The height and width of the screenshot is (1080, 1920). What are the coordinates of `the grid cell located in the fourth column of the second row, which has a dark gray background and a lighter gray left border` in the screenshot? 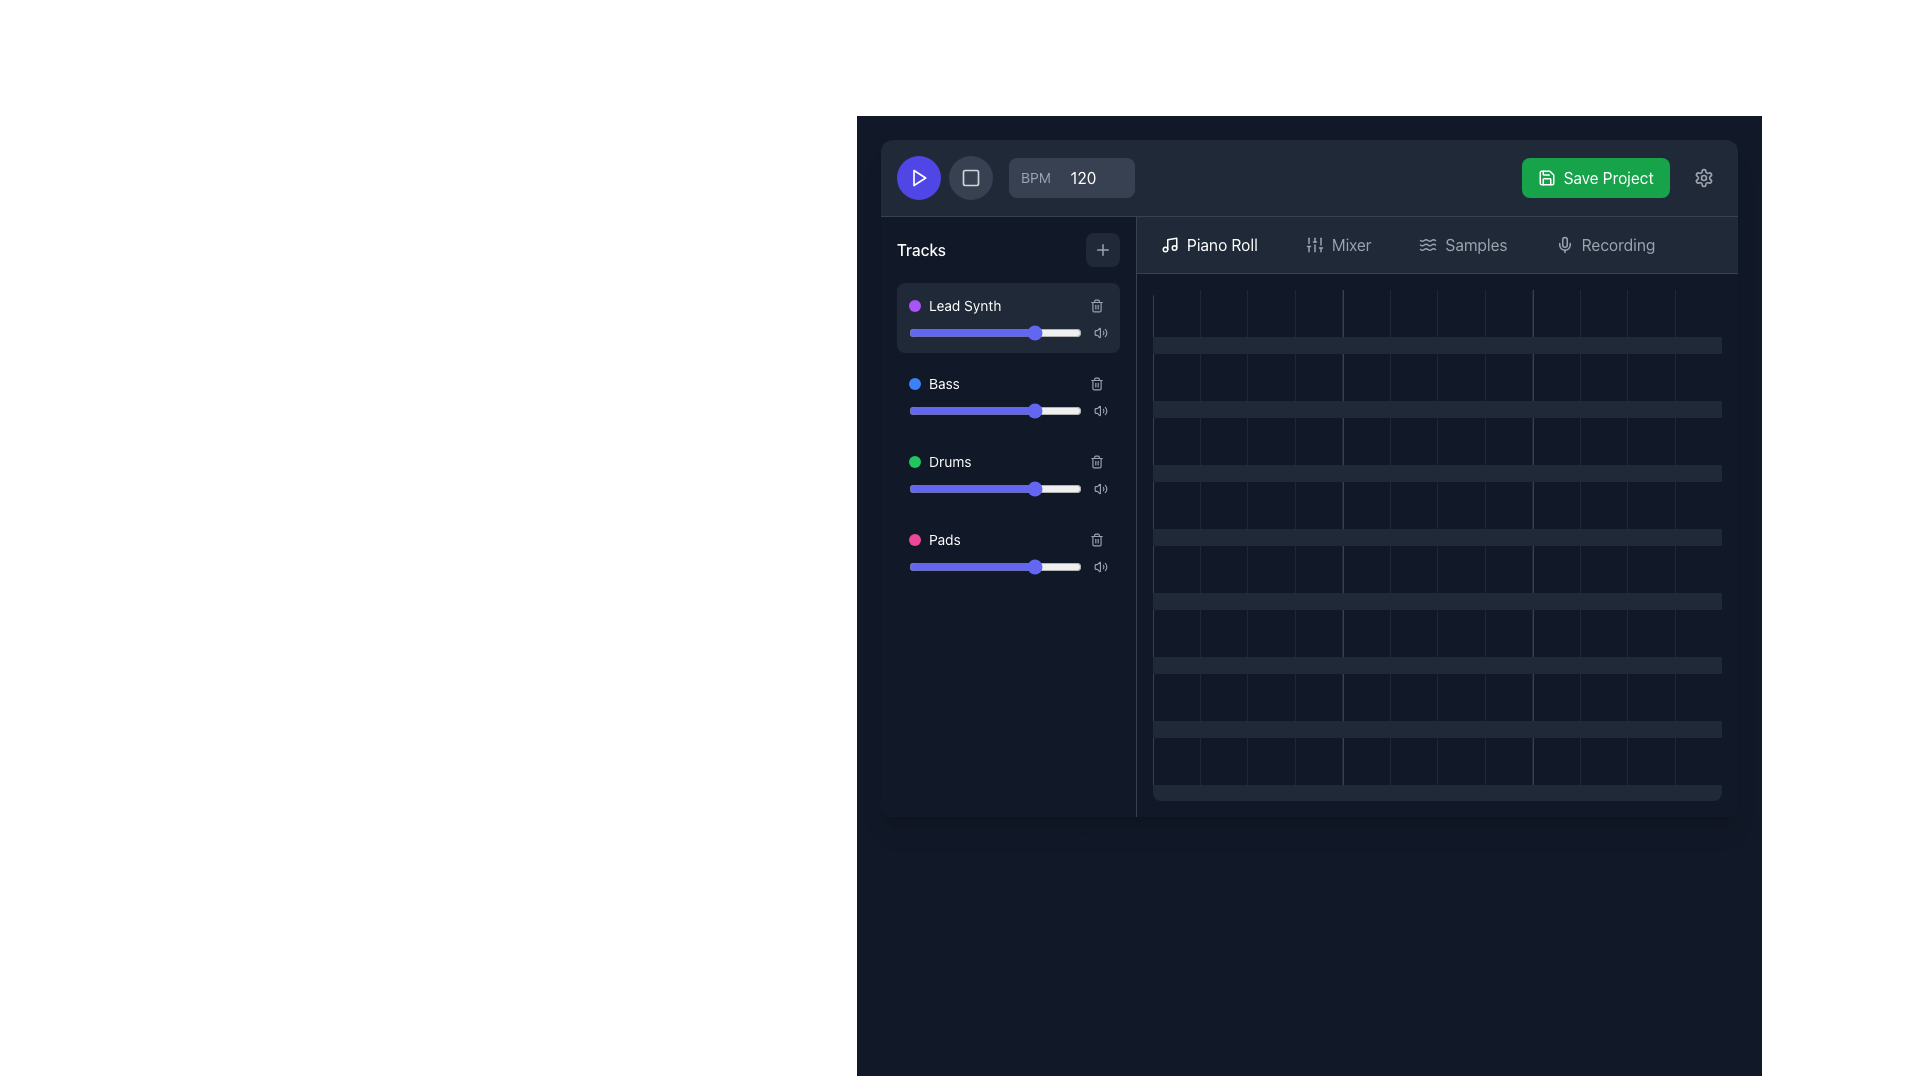 It's located at (1555, 377).